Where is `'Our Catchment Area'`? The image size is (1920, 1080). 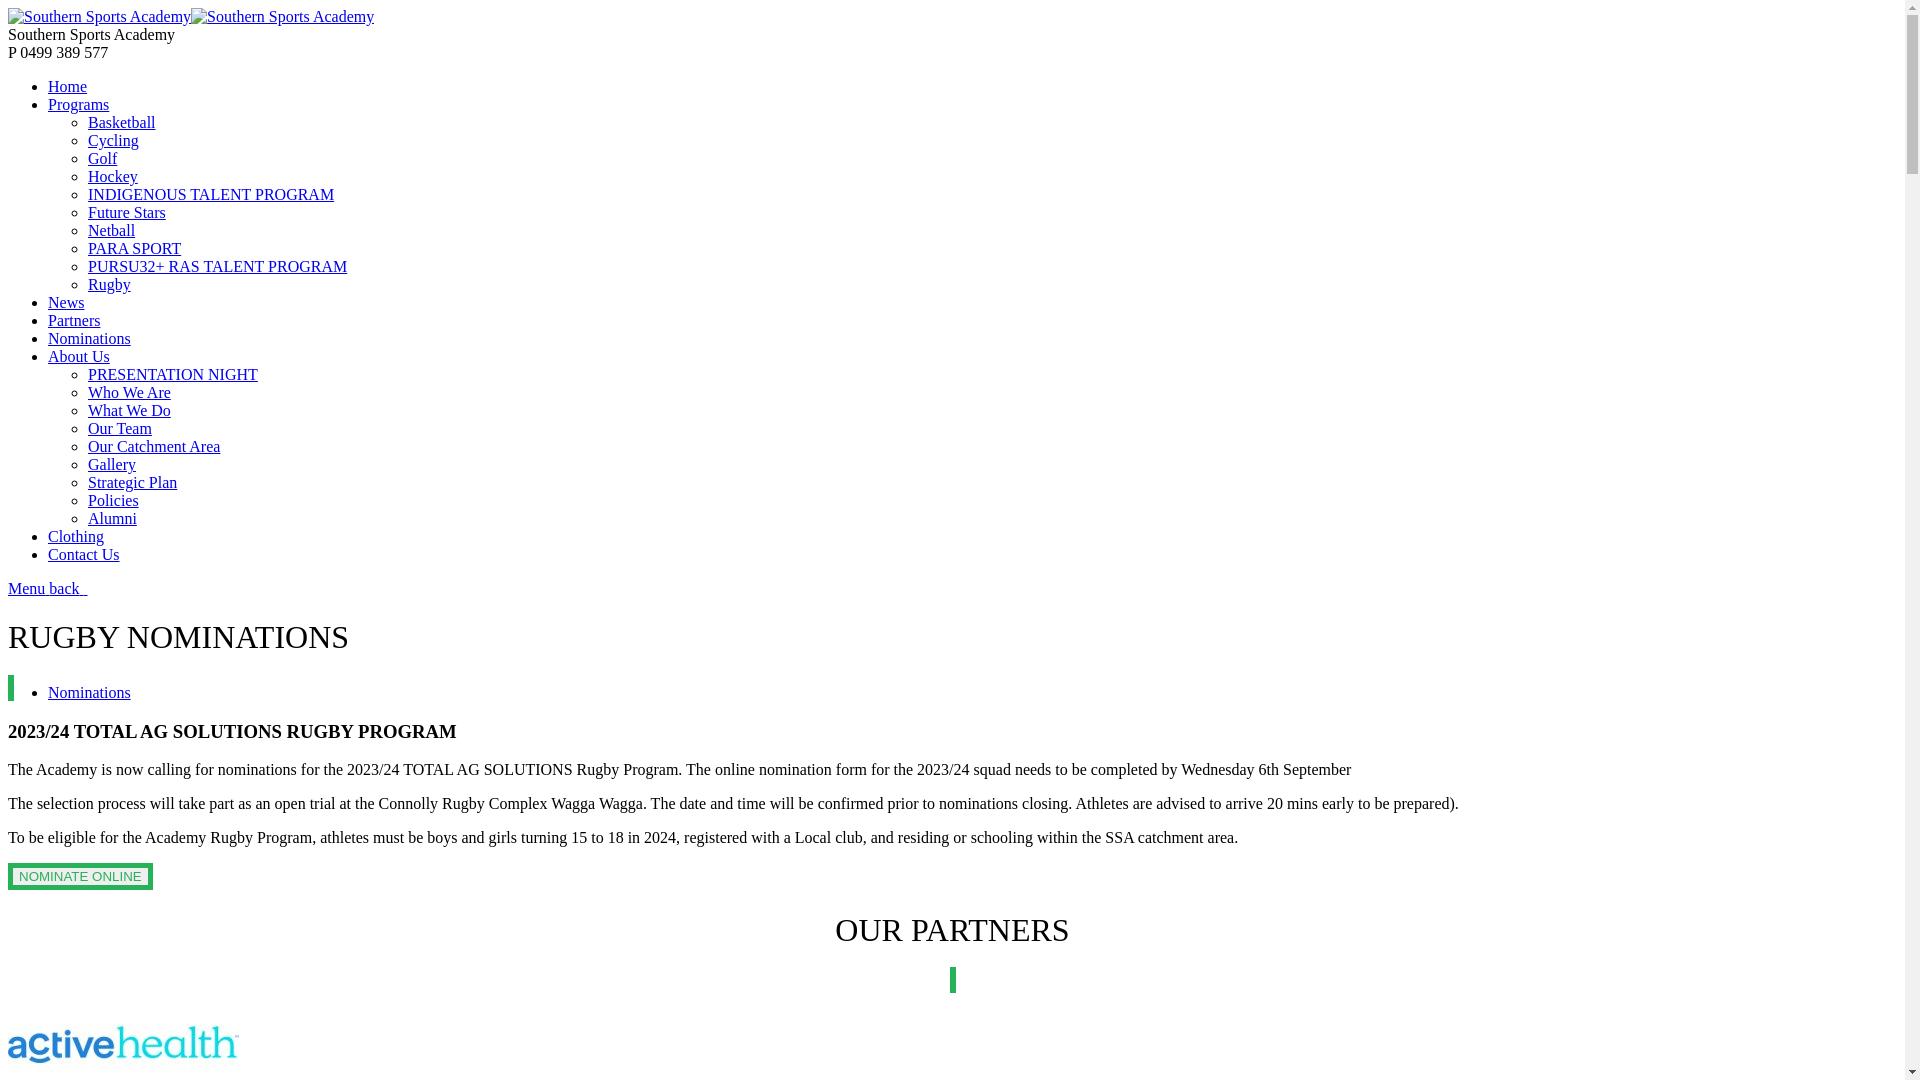 'Our Catchment Area' is located at coordinates (152, 445).